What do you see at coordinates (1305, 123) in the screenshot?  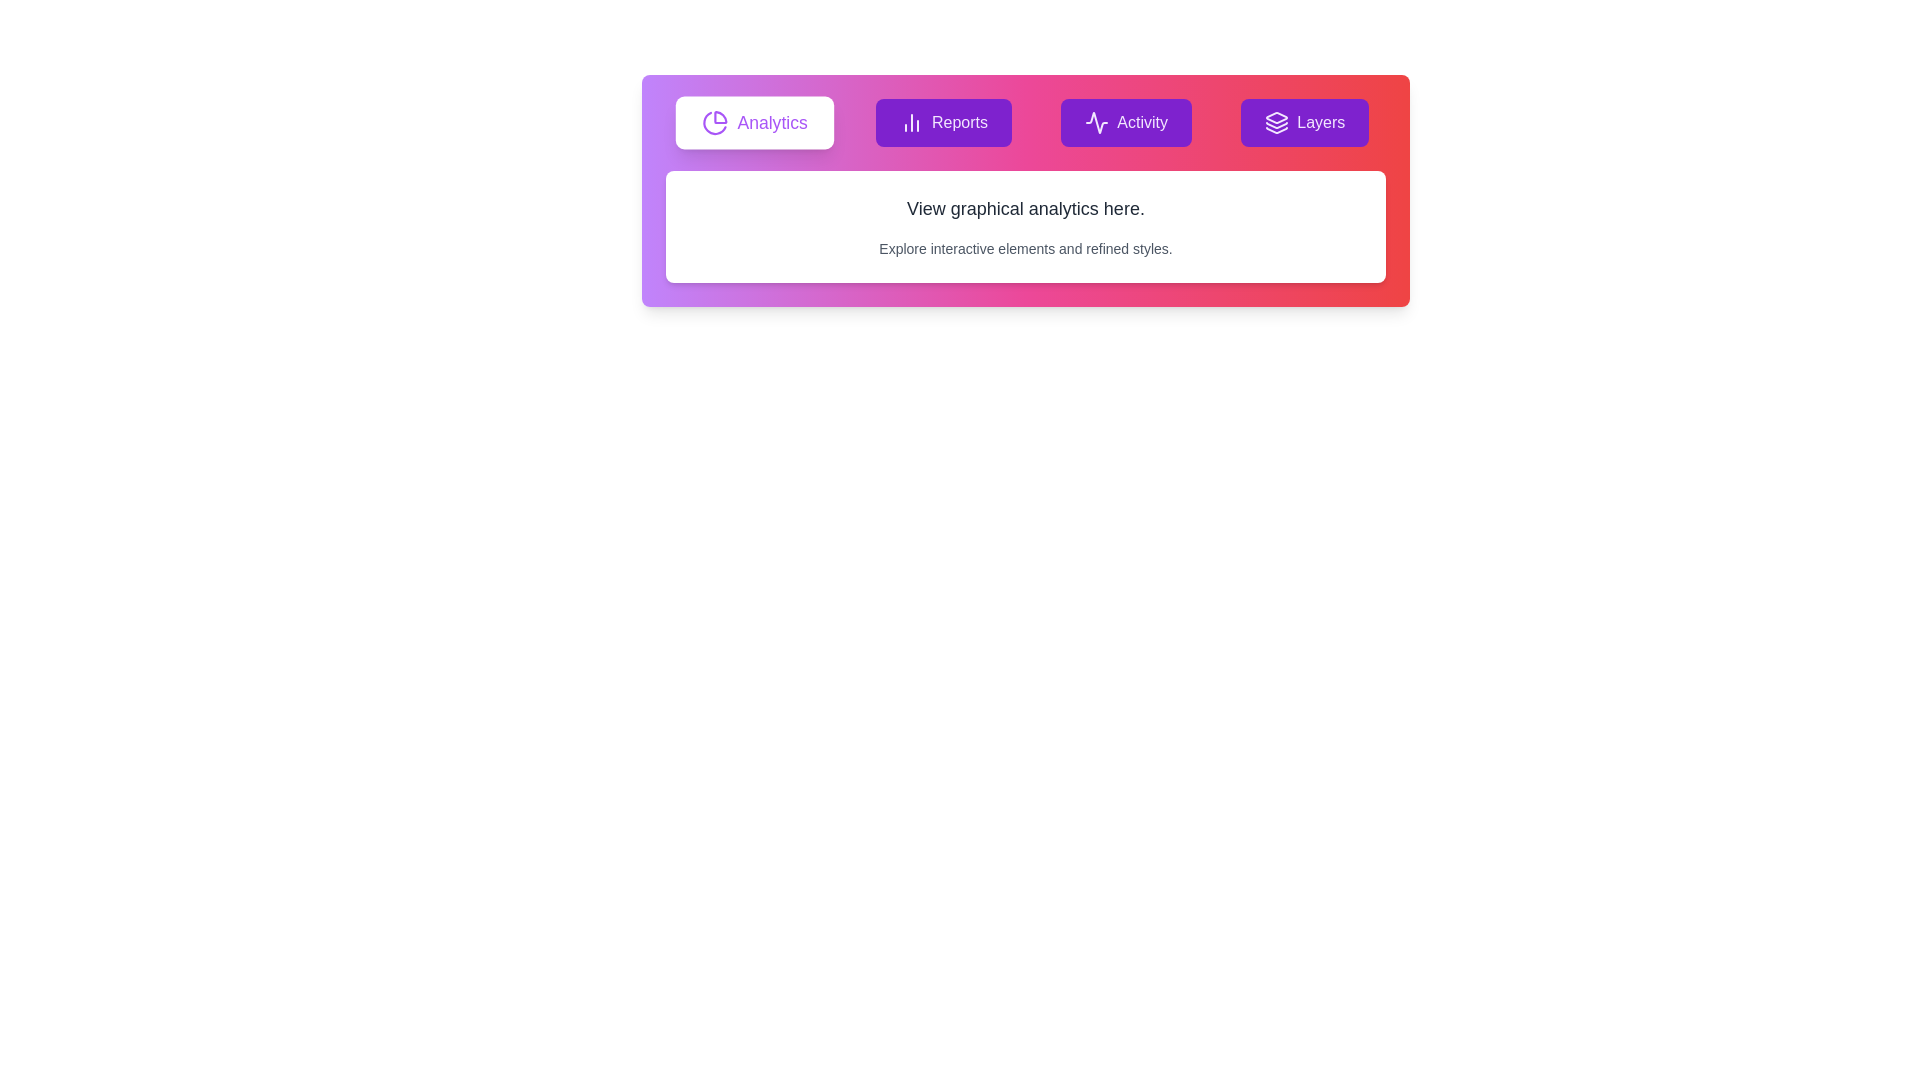 I see `the tab labeled Layers` at bounding box center [1305, 123].